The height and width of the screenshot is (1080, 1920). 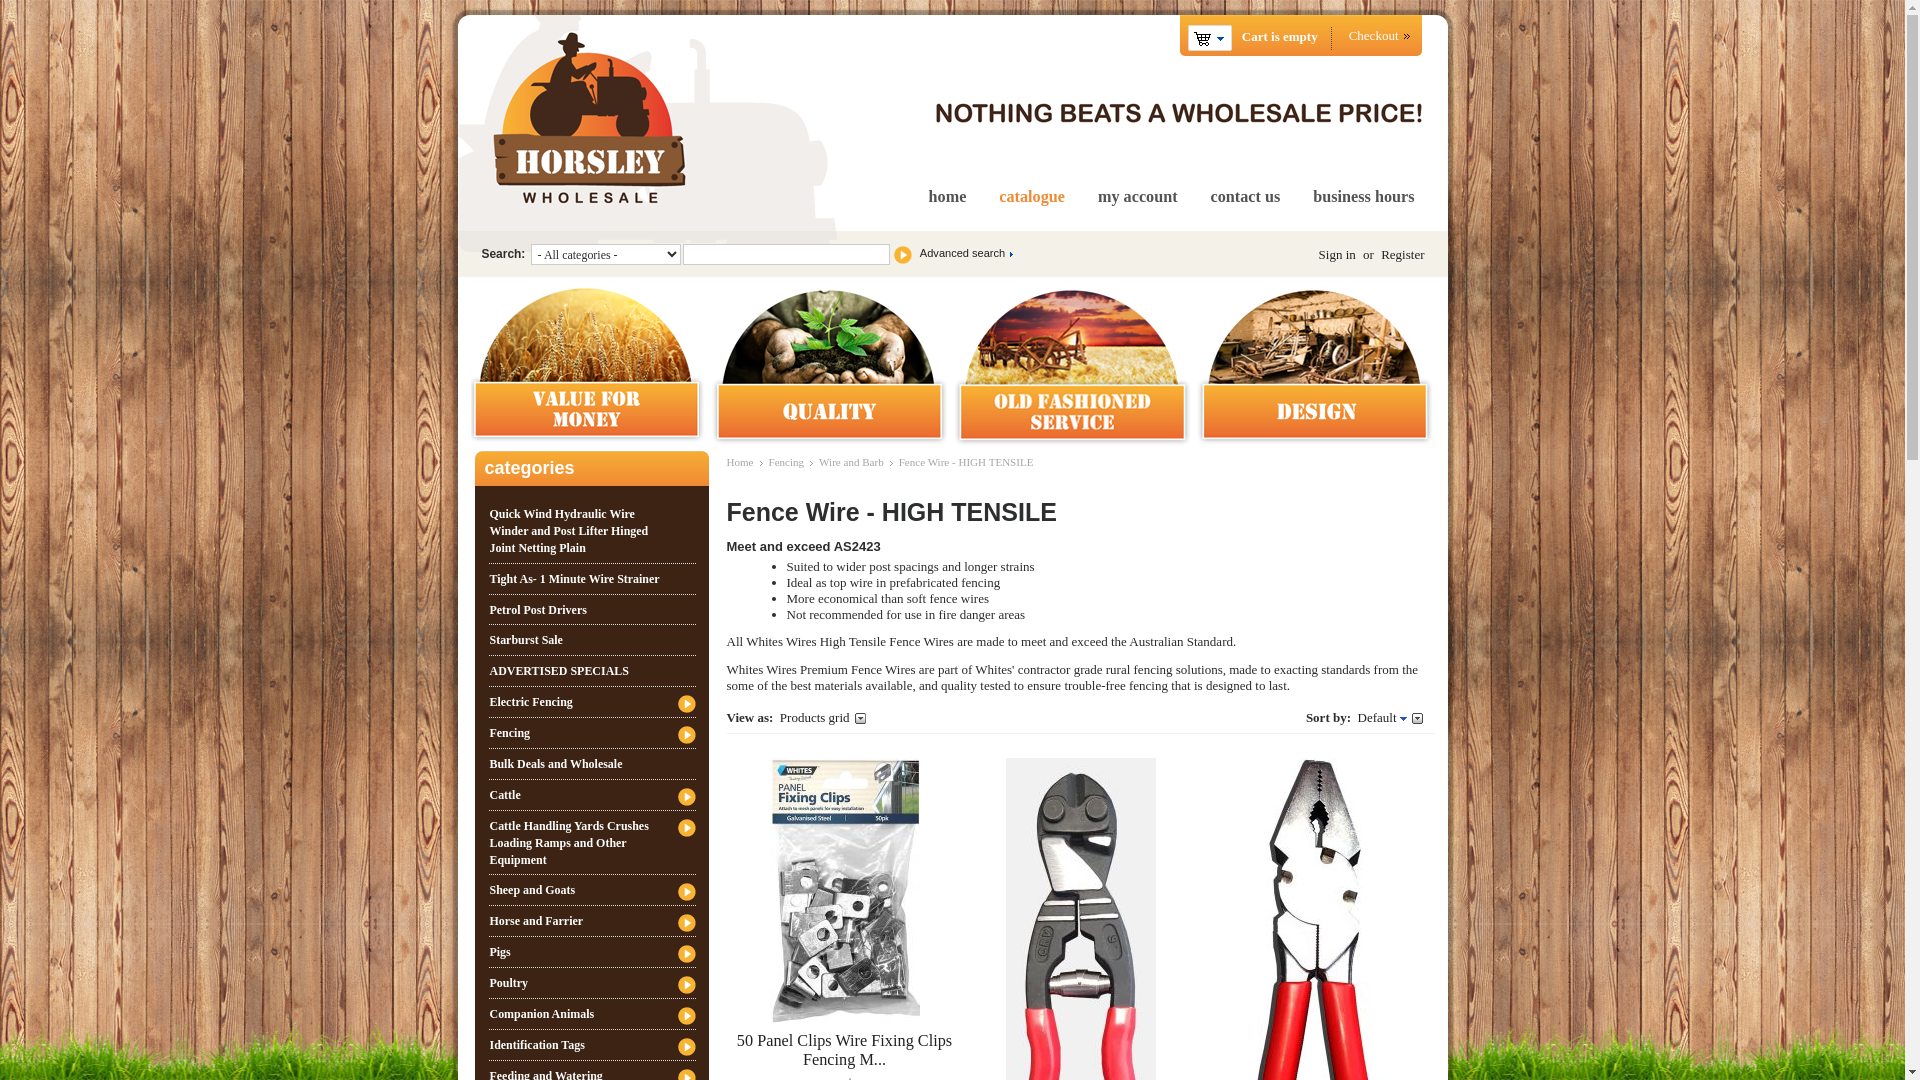 I want to click on 'business hours', so click(x=1313, y=196).